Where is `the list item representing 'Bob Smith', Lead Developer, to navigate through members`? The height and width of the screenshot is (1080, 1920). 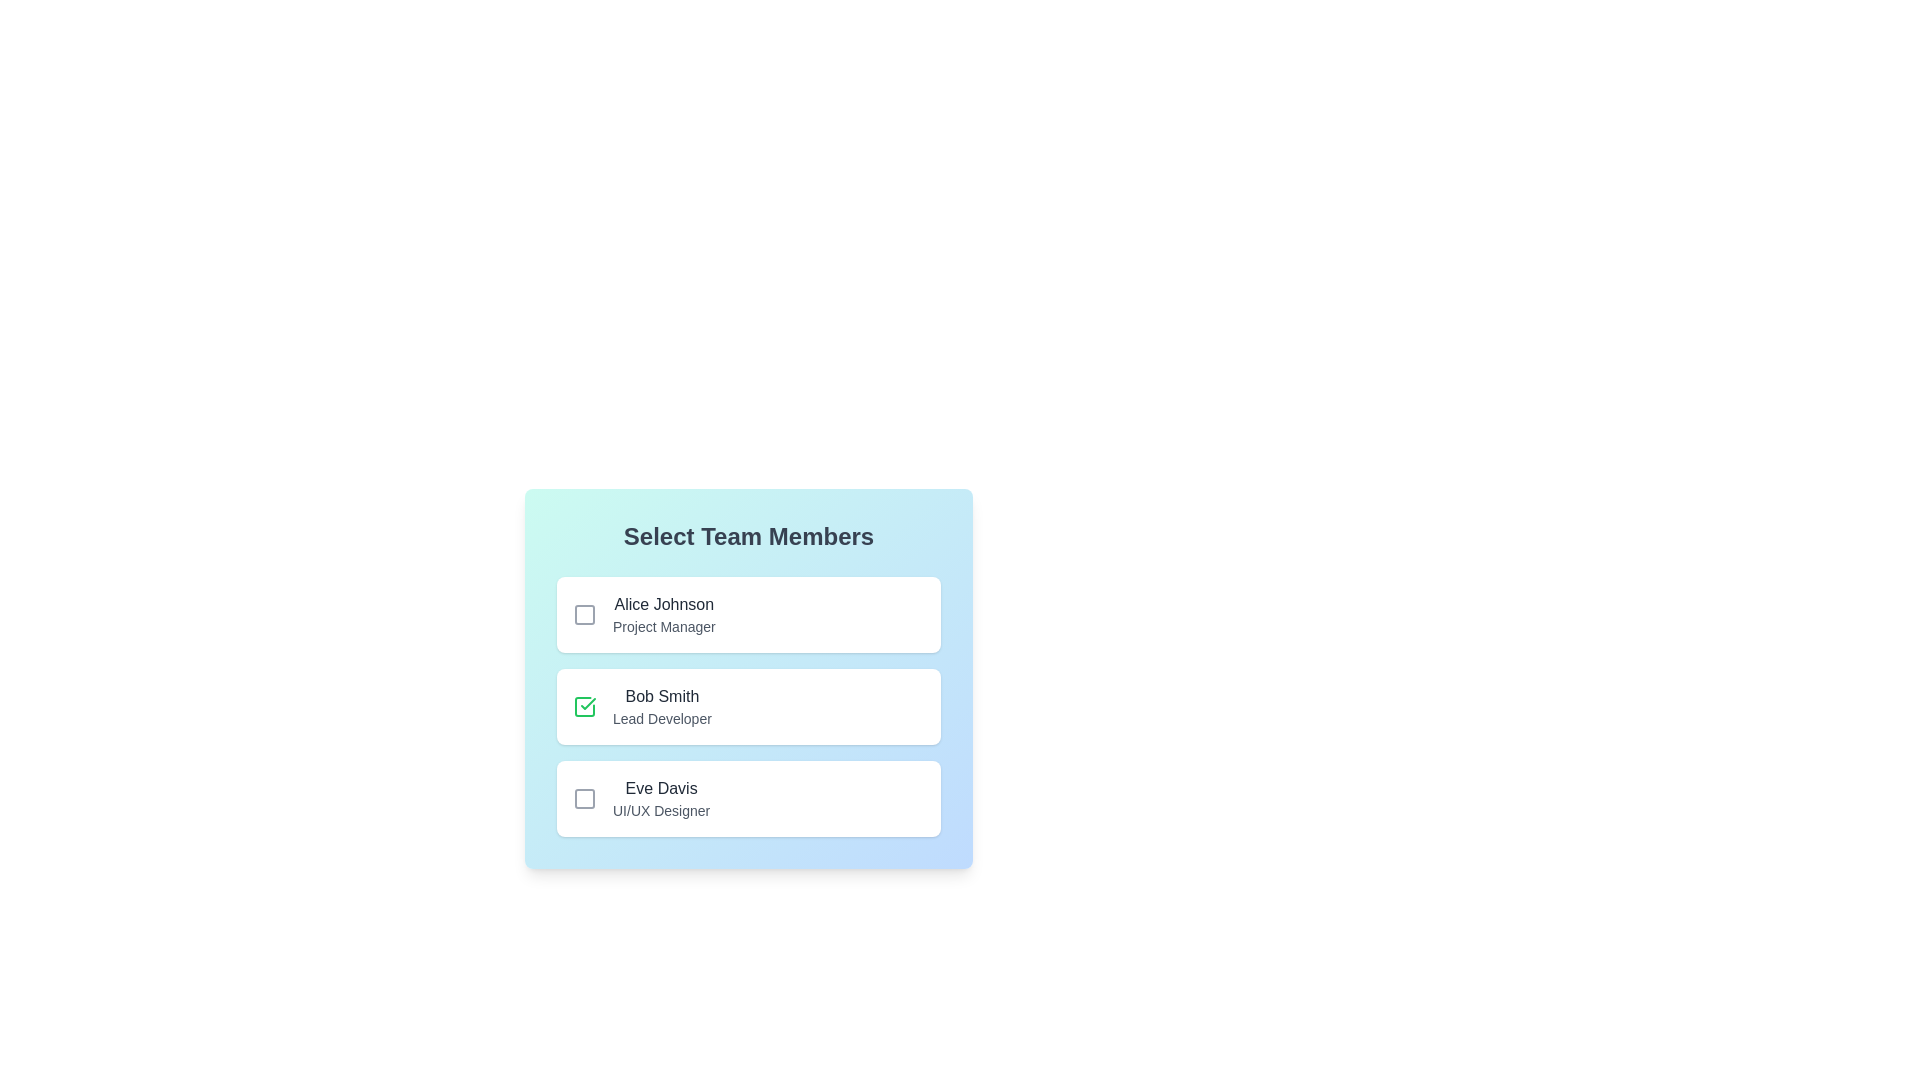 the list item representing 'Bob Smith', Lead Developer, to navigate through members is located at coordinates (747, 705).